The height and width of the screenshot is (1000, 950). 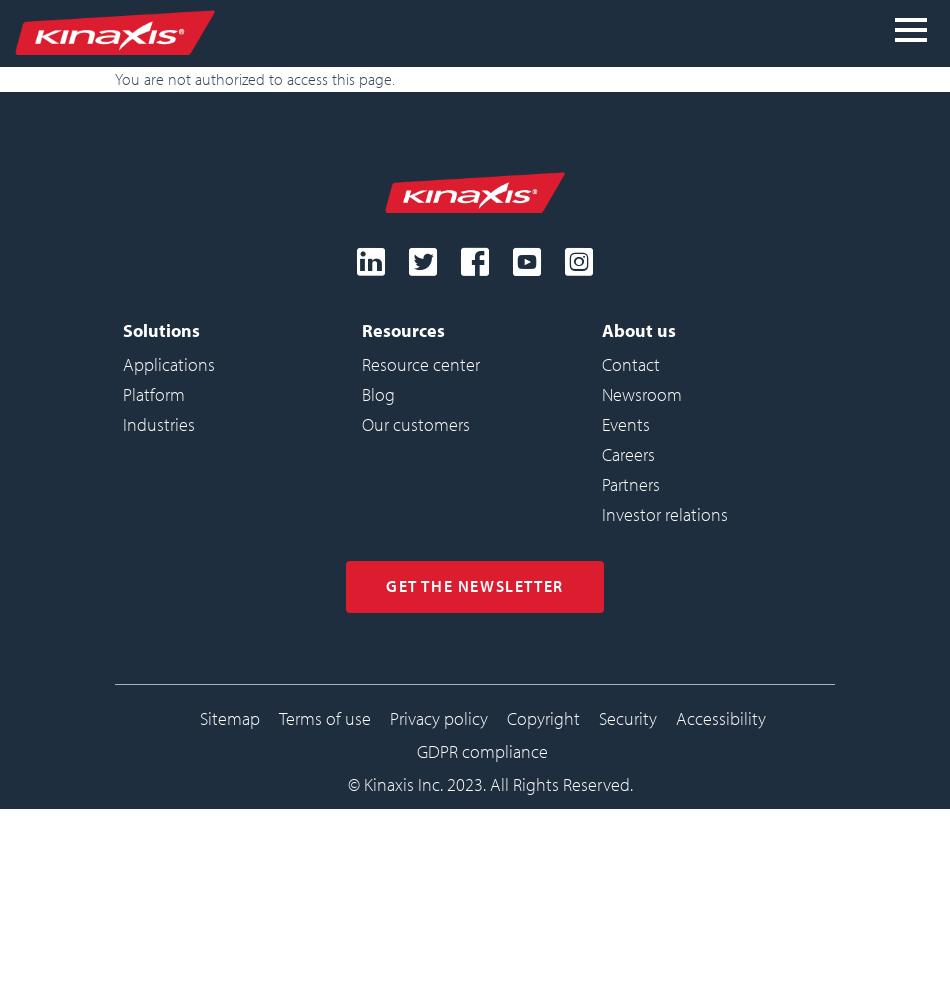 I want to click on 'Contact', so click(x=630, y=362).